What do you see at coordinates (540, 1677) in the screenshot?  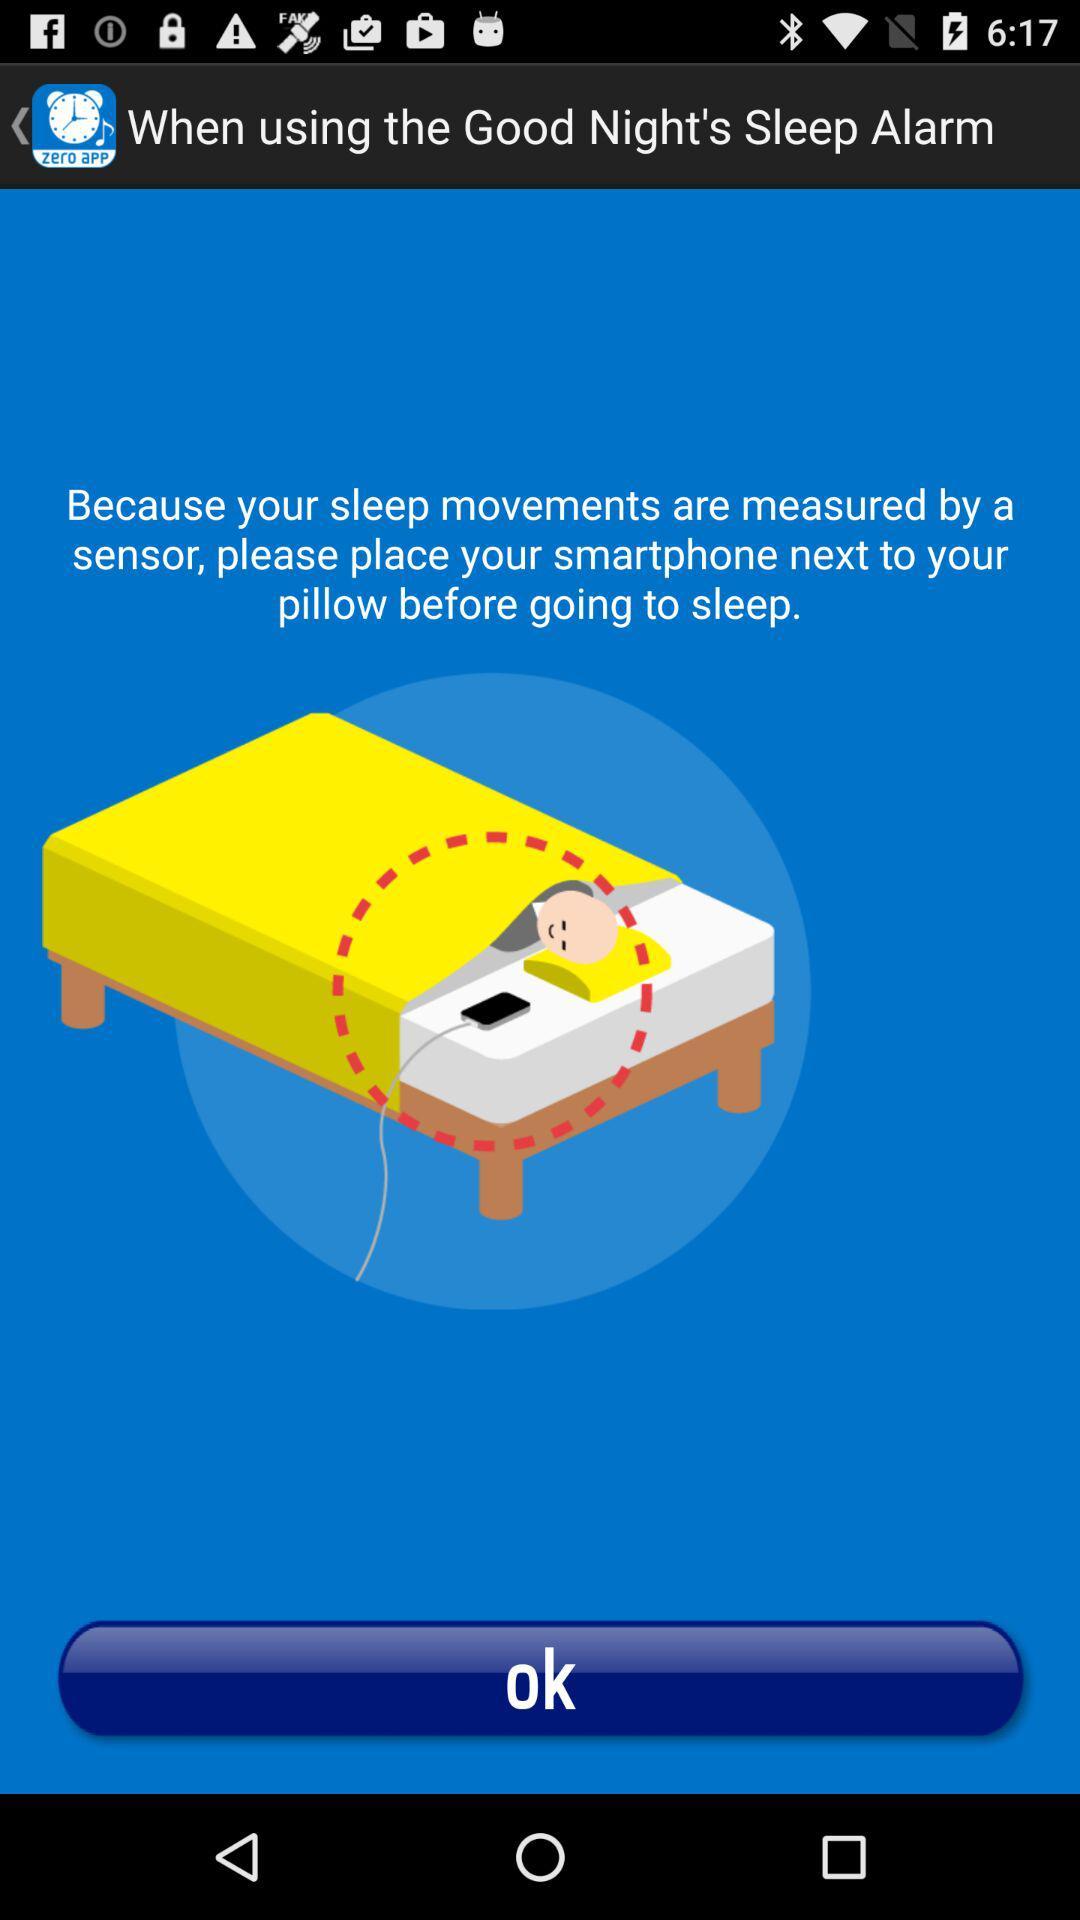 I see `the ok button` at bounding box center [540, 1677].